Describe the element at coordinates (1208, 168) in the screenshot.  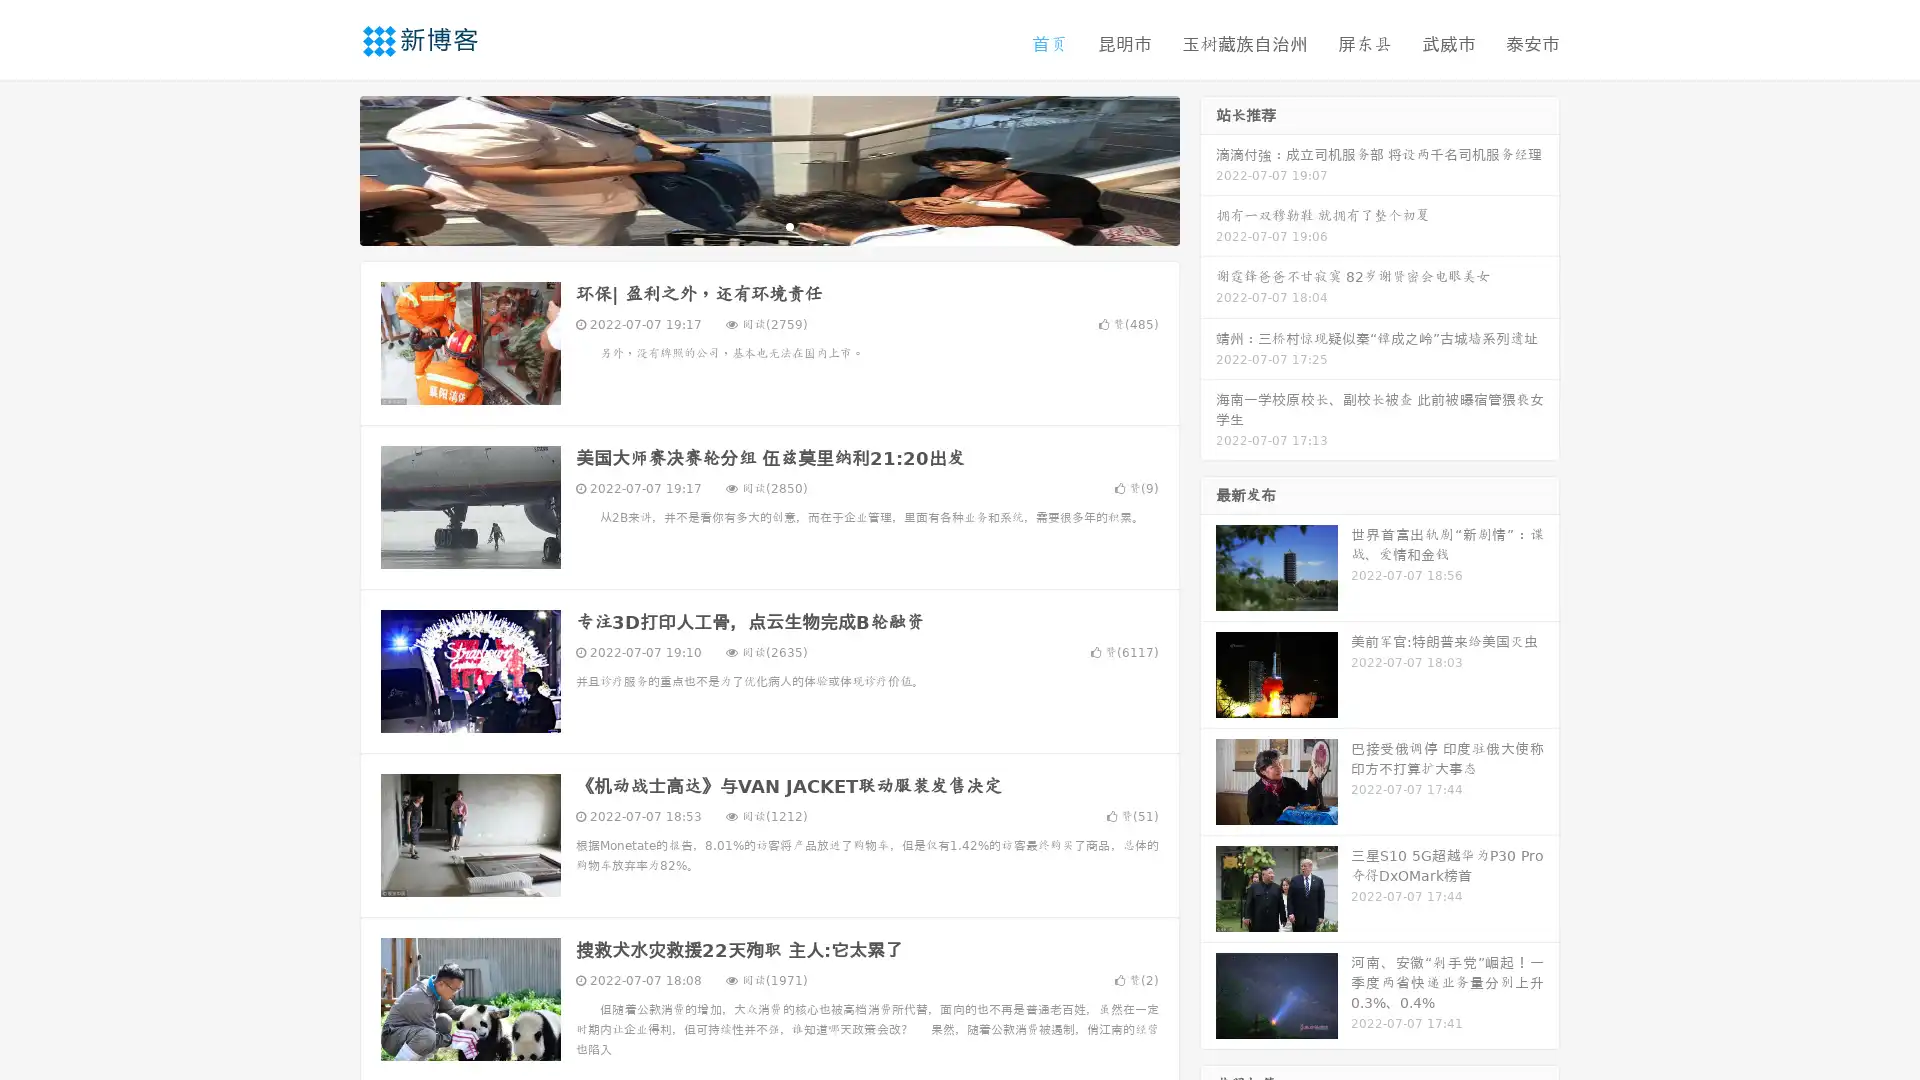
I see `Next slide` at that location.